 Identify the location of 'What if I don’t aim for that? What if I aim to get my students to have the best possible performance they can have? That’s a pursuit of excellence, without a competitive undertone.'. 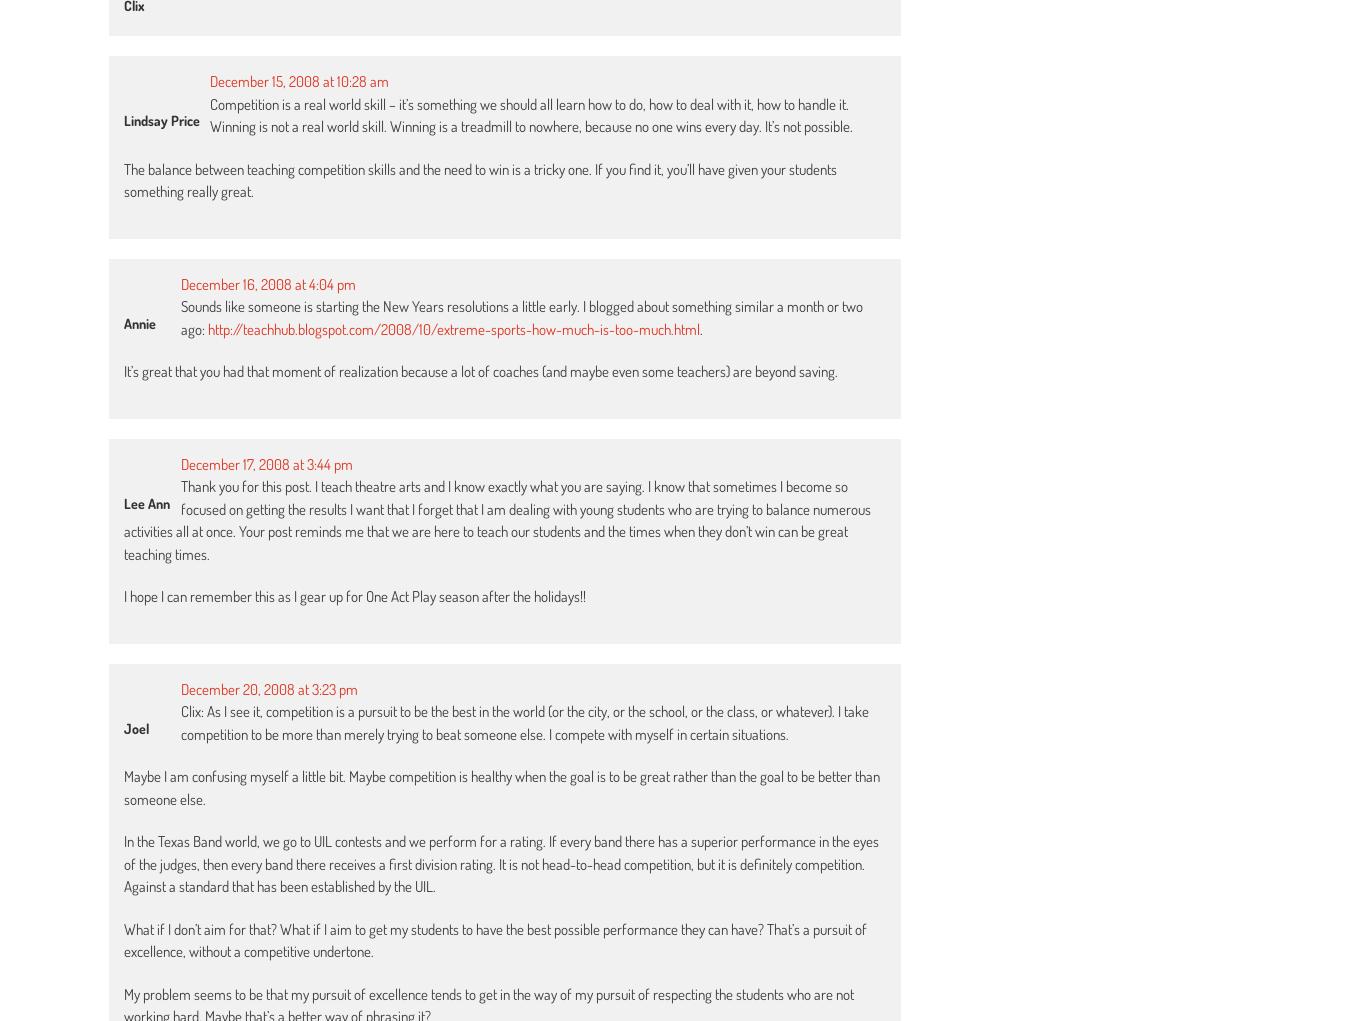
(124, 940).